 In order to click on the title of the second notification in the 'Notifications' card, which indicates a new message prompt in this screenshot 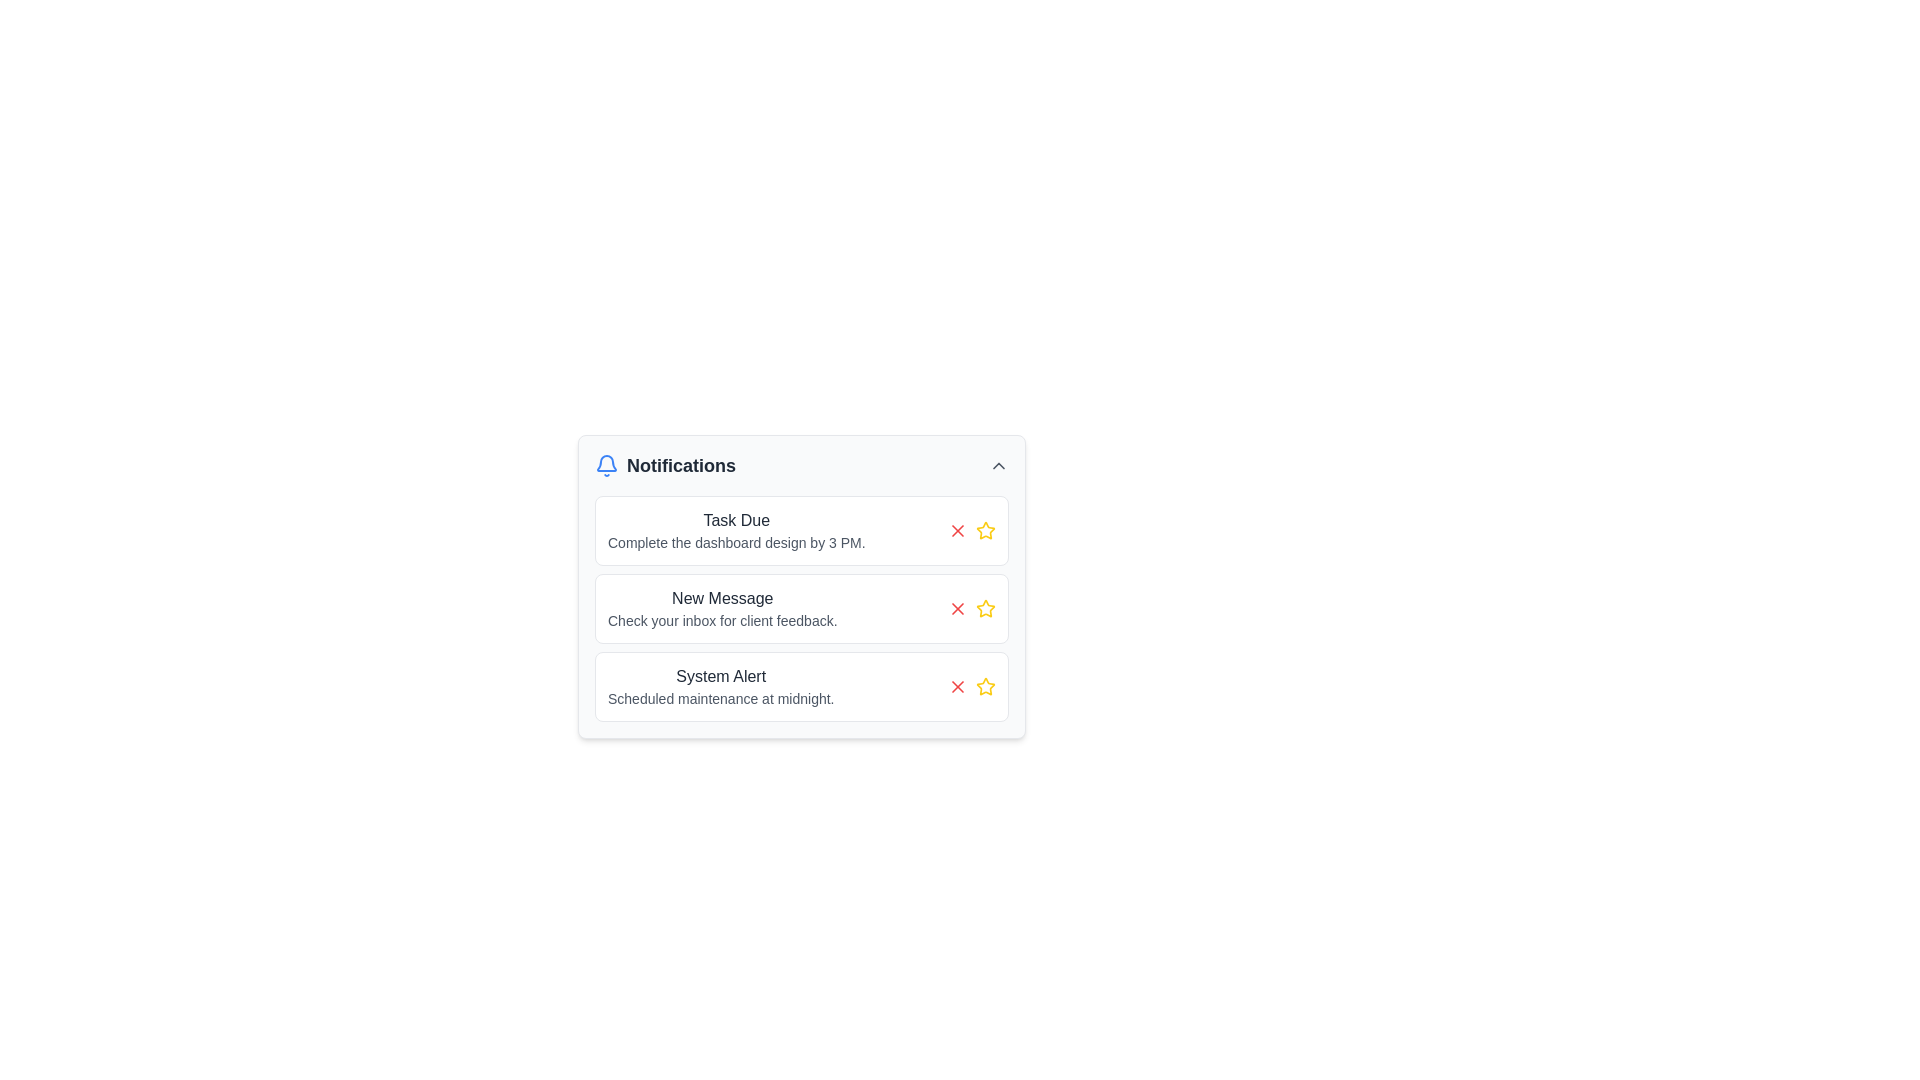, I will do `click(721, 597)`.